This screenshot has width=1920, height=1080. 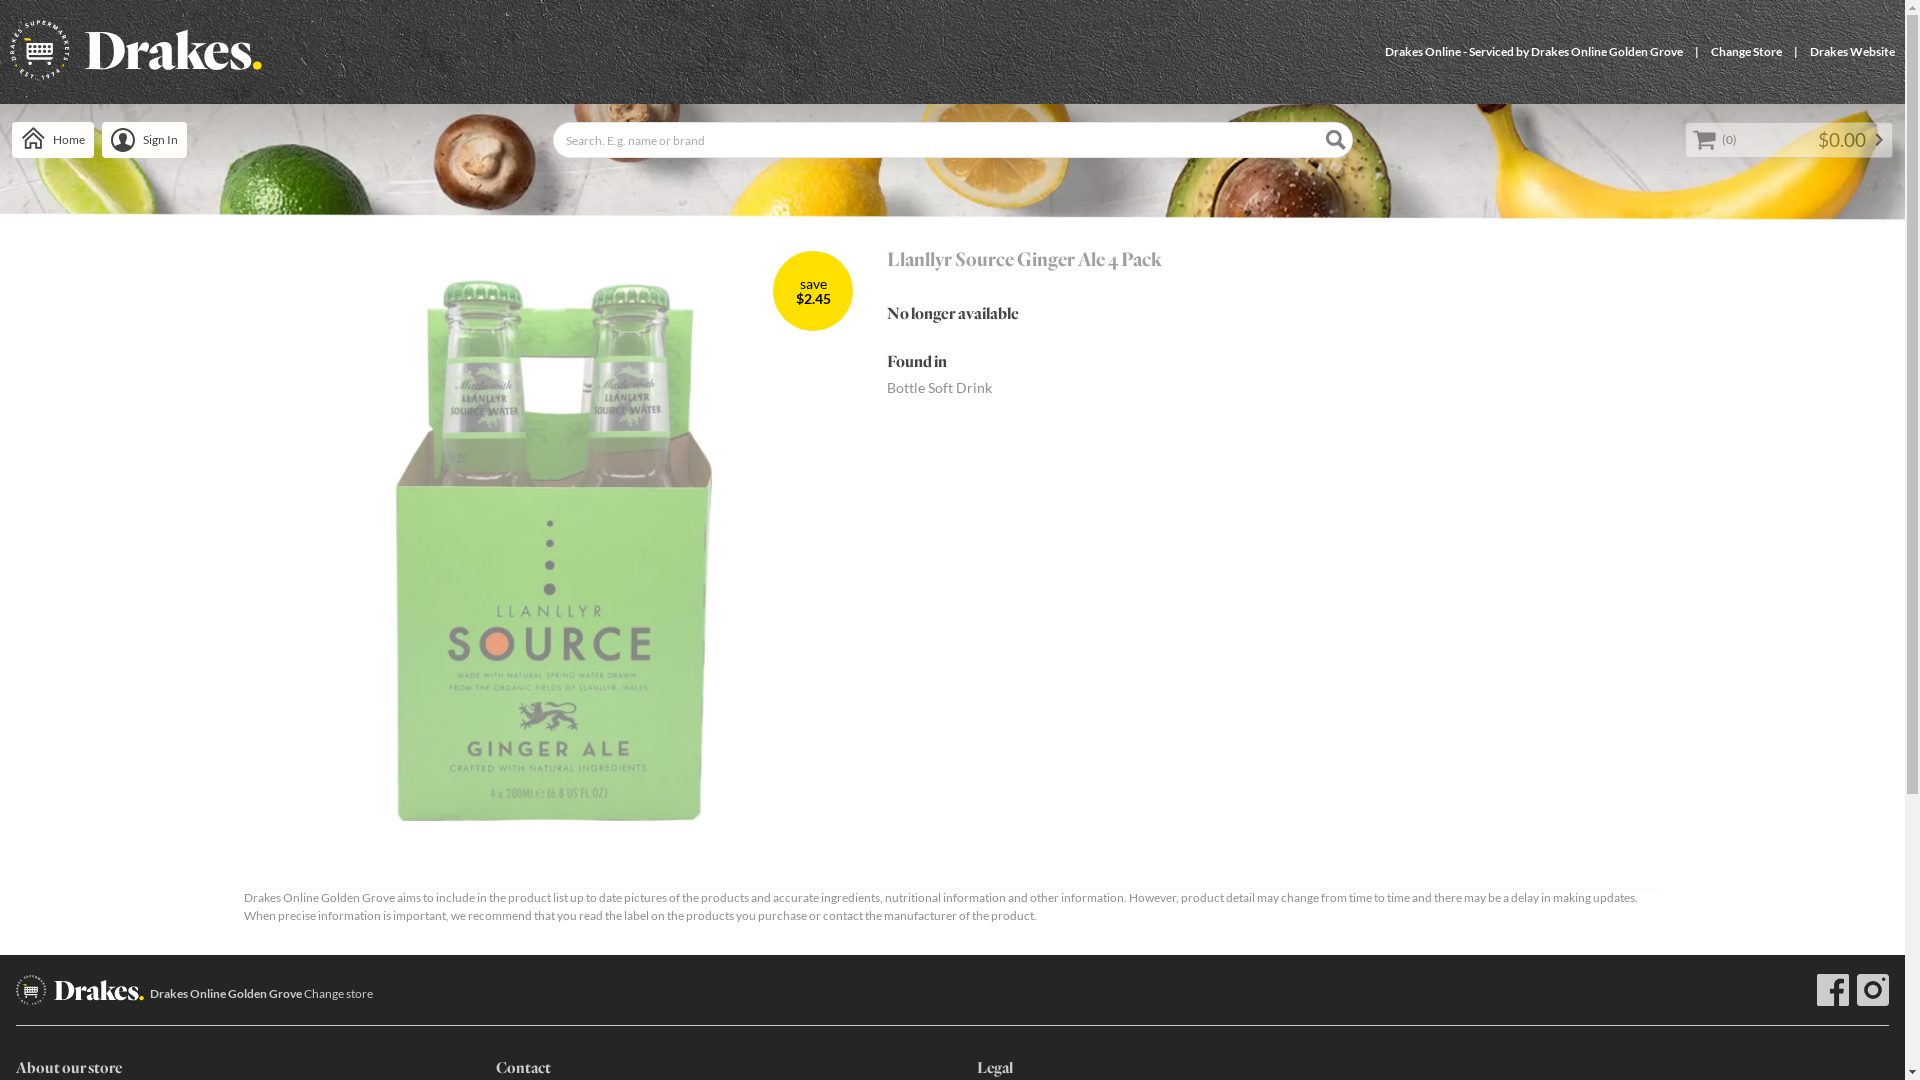 I want to click on 'Drakes Website', so click(x=1851, y=50).